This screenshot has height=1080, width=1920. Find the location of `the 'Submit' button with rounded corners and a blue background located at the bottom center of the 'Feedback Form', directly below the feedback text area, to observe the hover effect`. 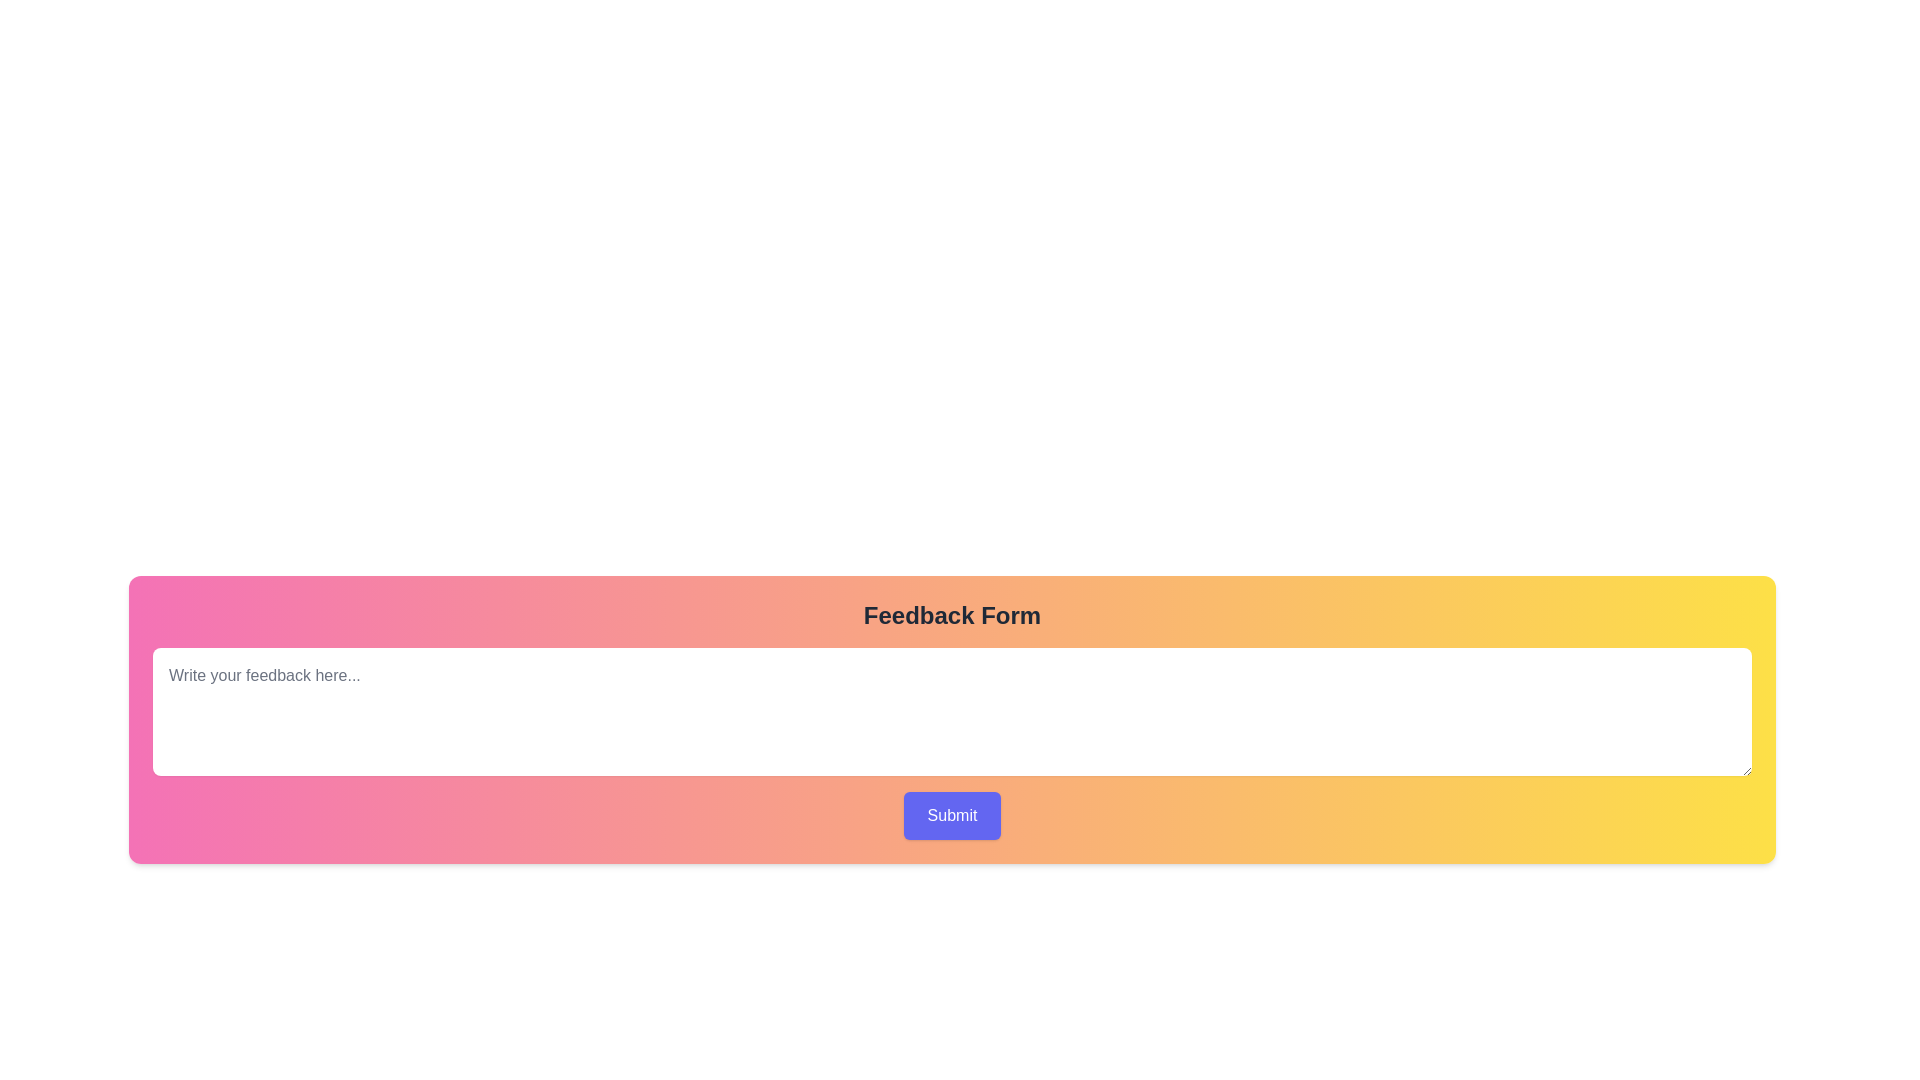

the 'Submit' button with rounded corners and a blue background located at the bottom center of the 'Feedback Form', directly below the feedback text area, to observe the hover effect is located at coordinates (951, 816).